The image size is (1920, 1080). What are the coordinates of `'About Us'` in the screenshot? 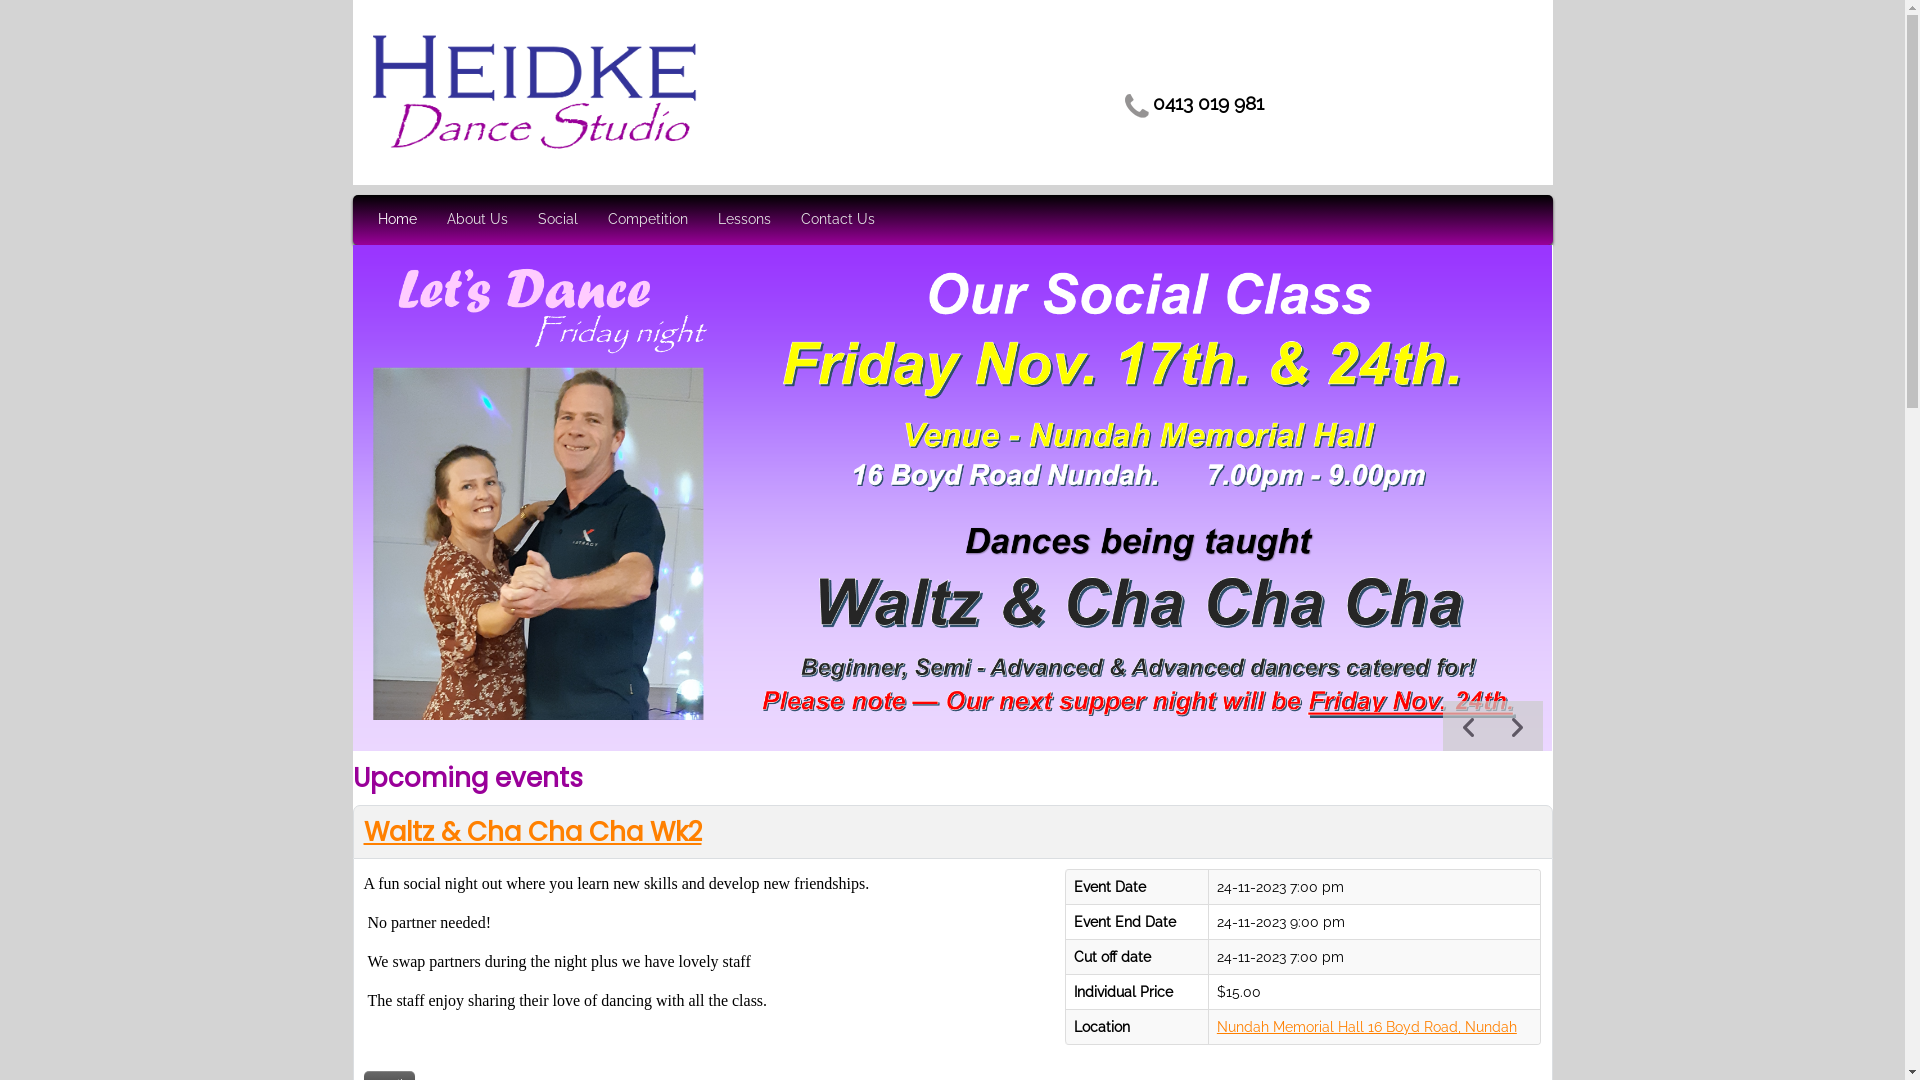 It's located at (475, 219).